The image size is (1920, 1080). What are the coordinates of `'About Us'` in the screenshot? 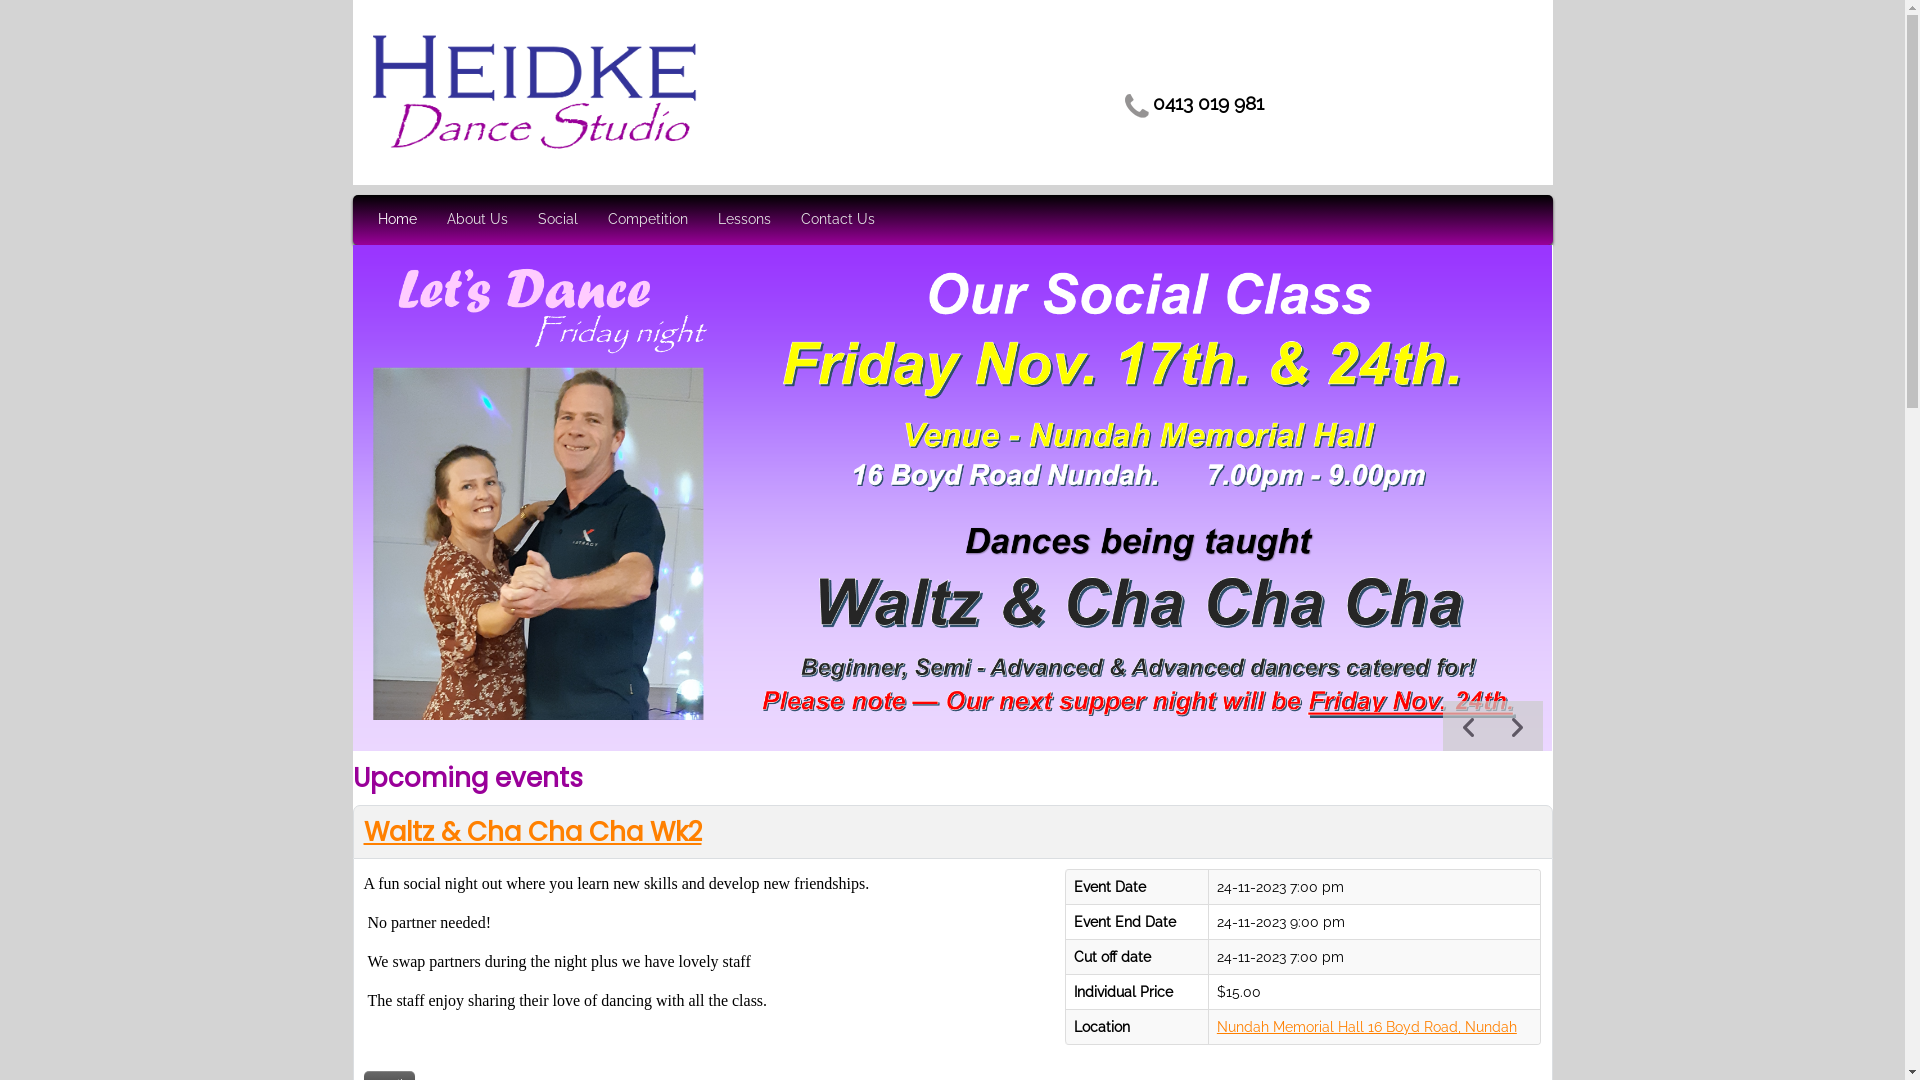 It's located at (475, 219).